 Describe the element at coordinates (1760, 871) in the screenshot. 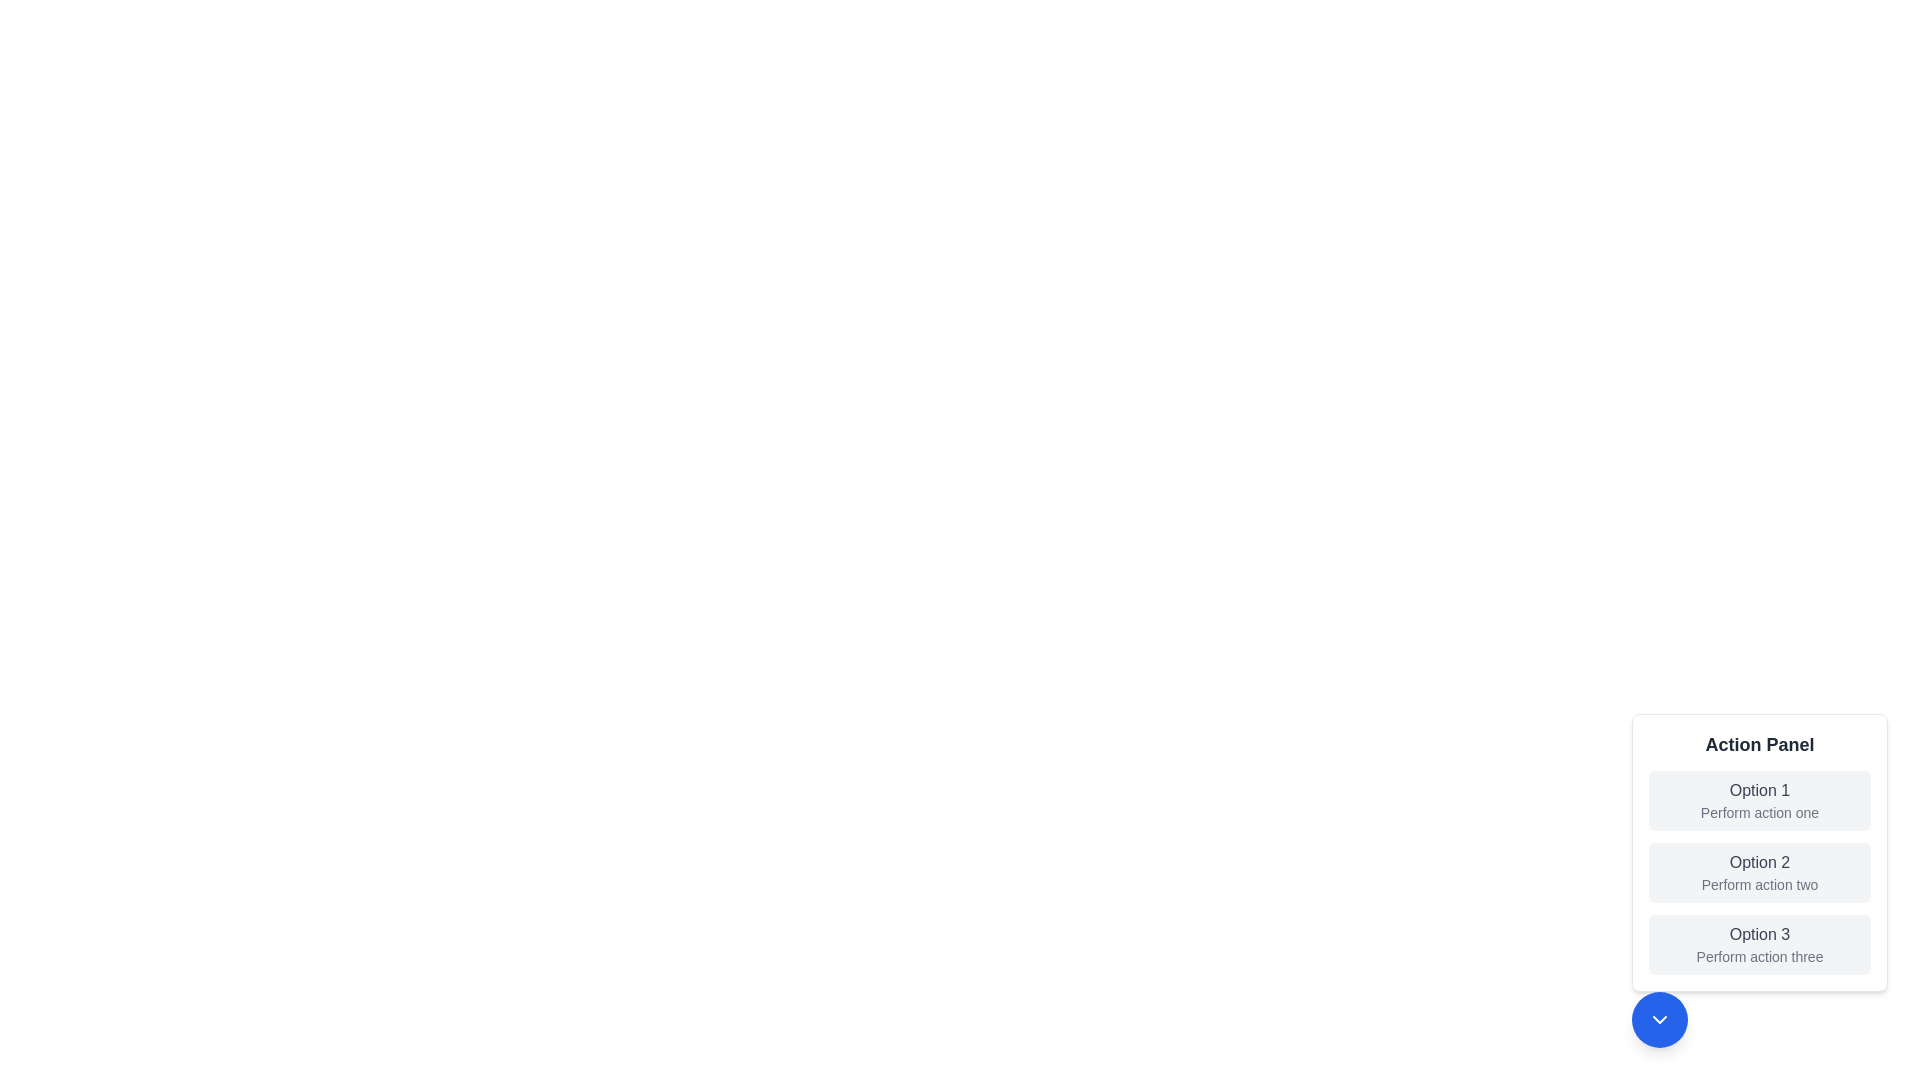

I see `the second item in the 'Action Panel' menu labeled 'Perform action two'` at that location.